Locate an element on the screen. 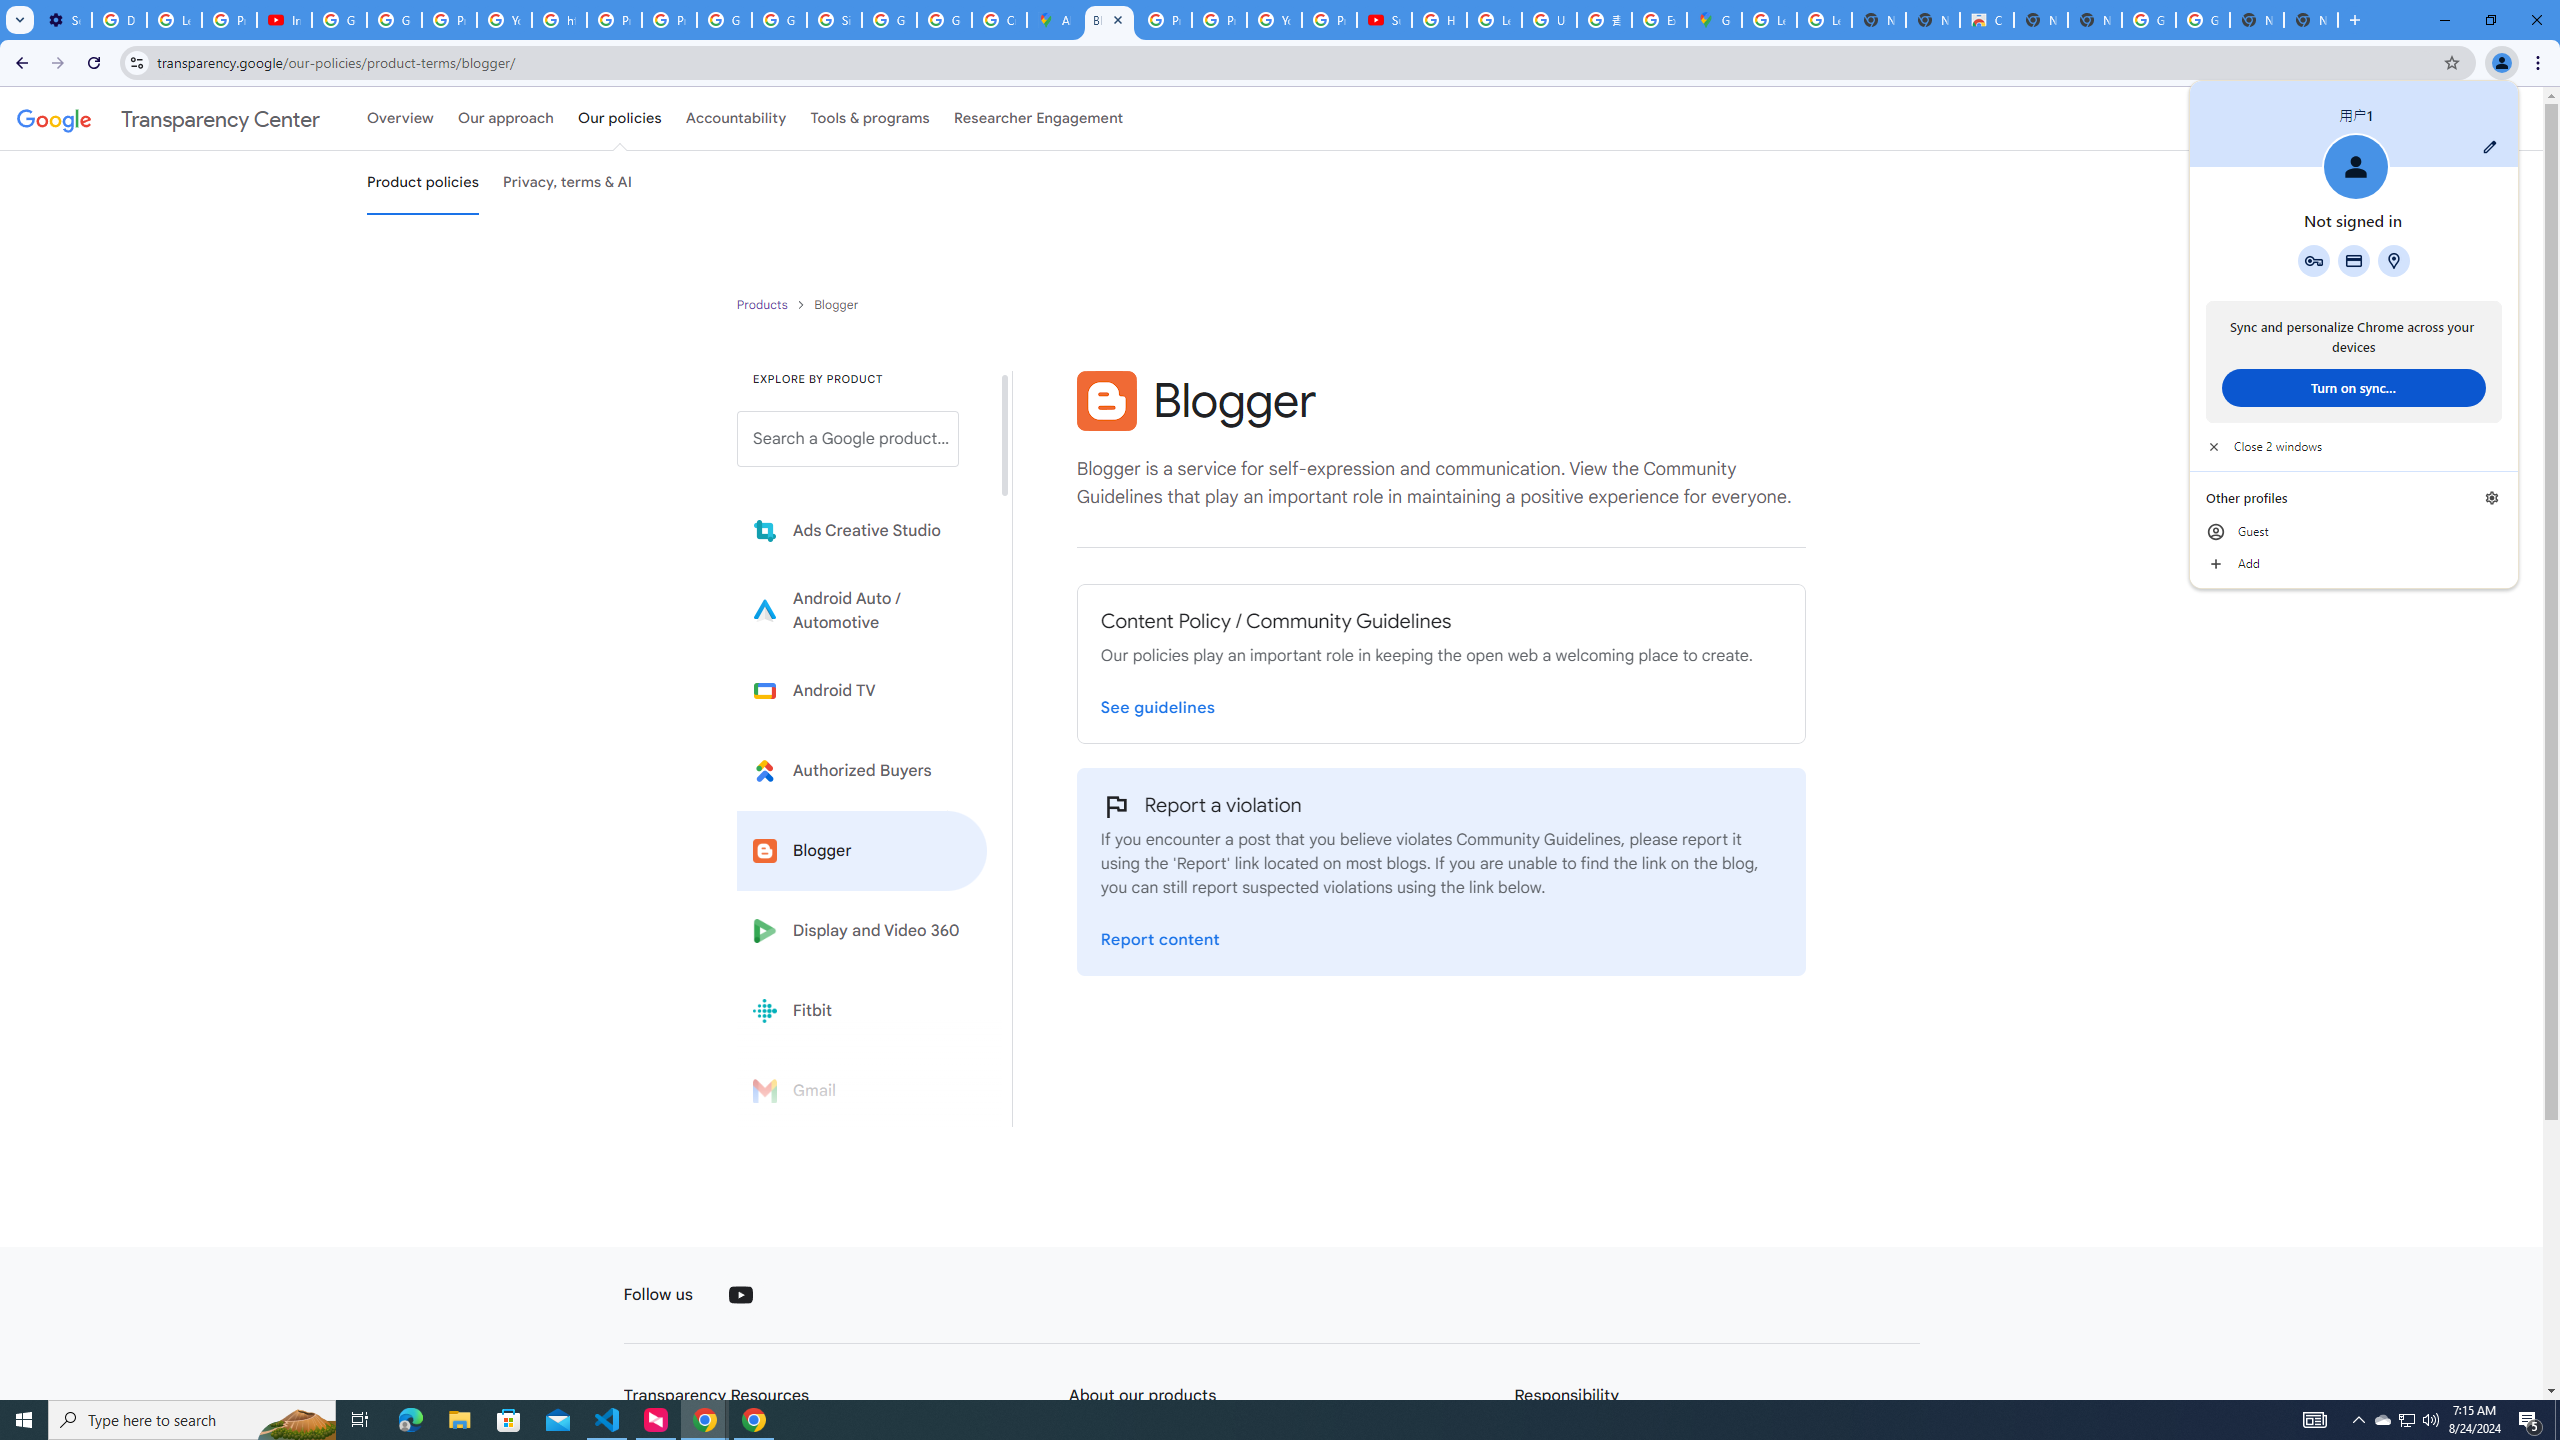 This screenshot has width=2560, height=1440. 'Learn more about Android Auto' is located at coordinates (861, 610).